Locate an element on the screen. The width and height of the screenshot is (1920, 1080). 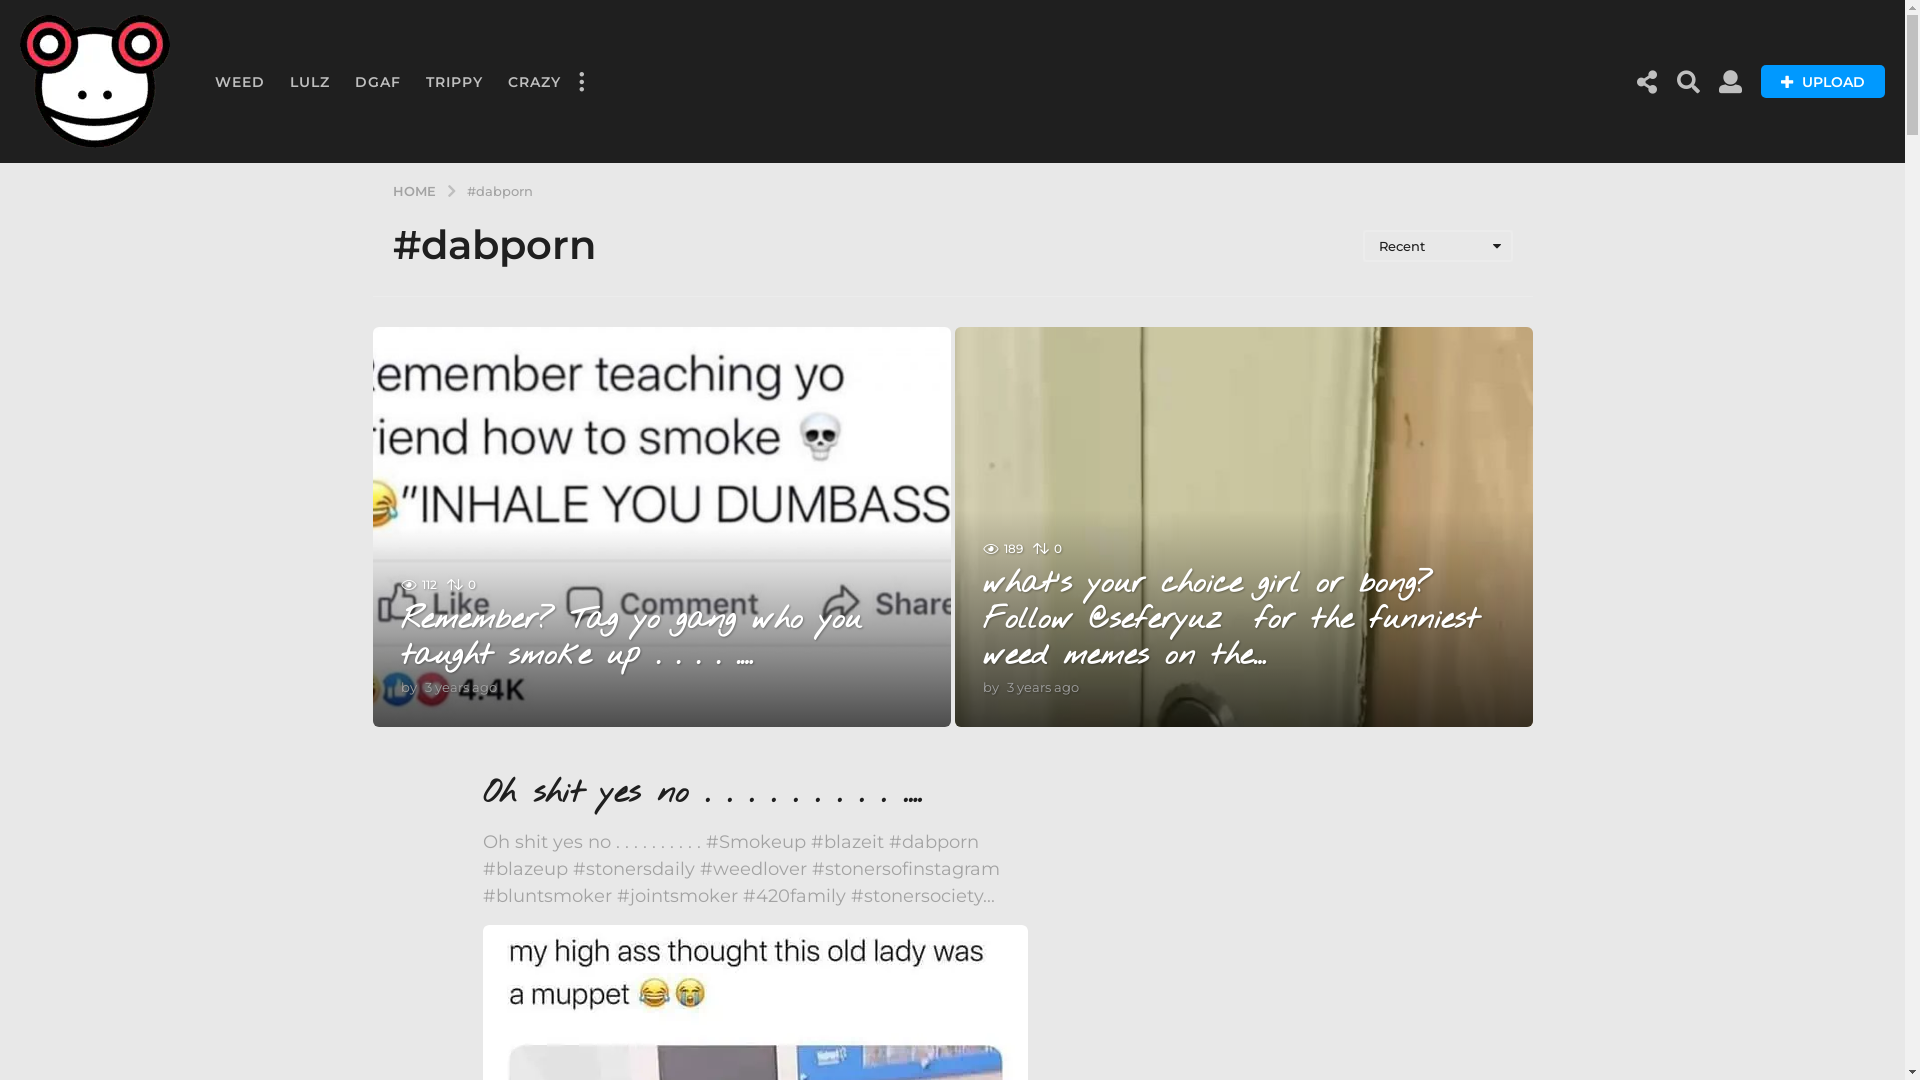
'WEED' is located at coordinates (240, 80).